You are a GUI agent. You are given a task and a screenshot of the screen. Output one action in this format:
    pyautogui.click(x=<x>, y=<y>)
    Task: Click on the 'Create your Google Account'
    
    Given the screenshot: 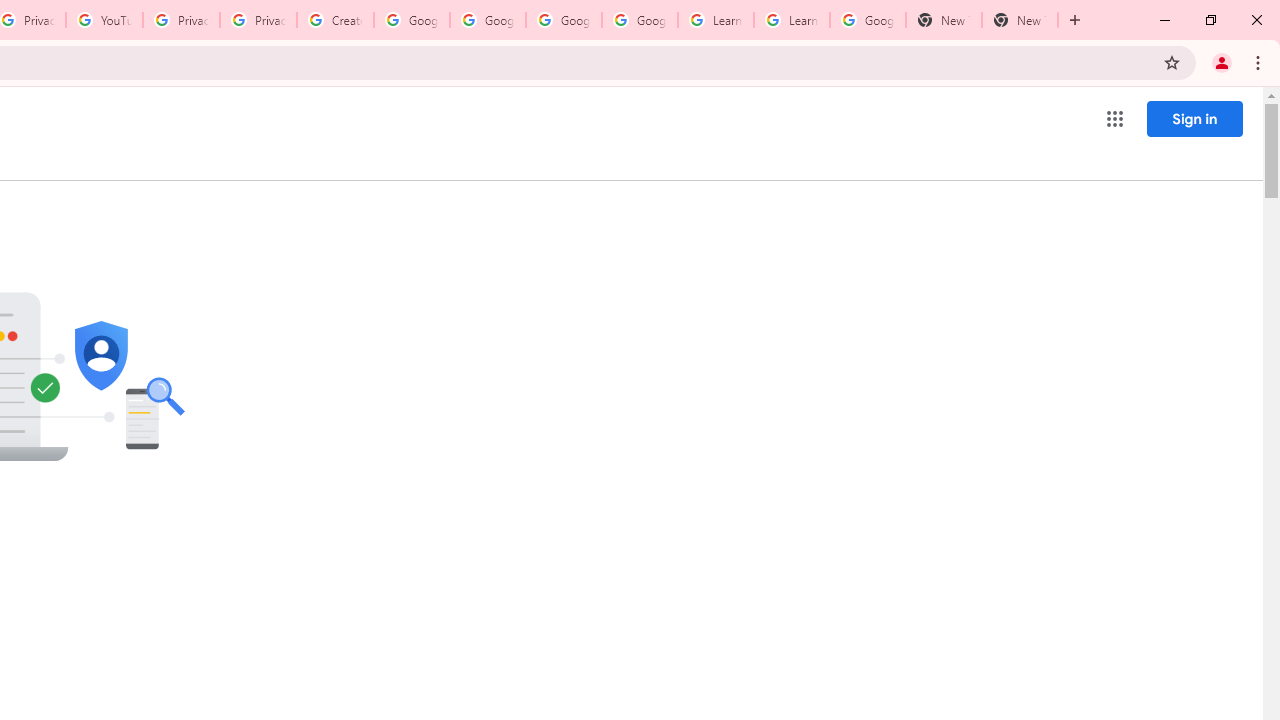 What is the action you would take?
    pyautogui.click(x=335, y=20)
    